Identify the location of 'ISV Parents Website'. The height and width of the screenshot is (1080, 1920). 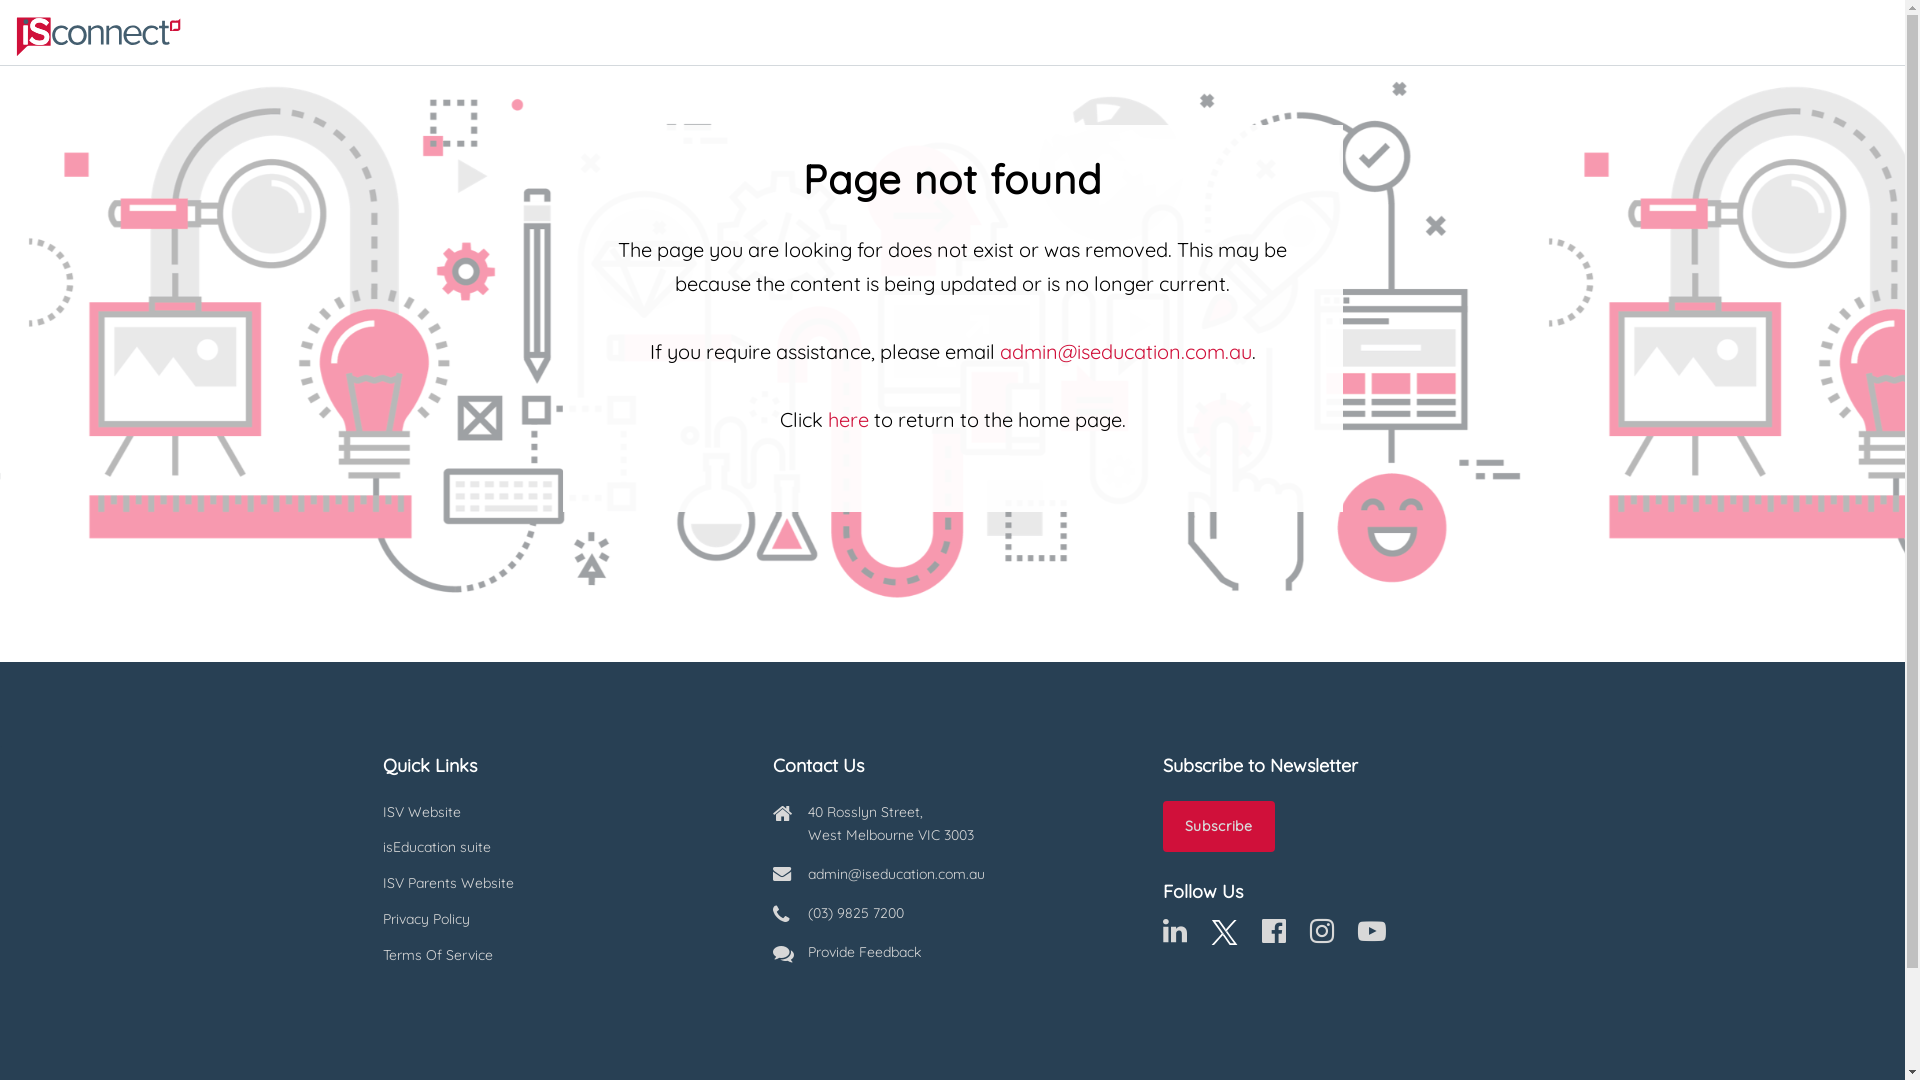
(560, 882).